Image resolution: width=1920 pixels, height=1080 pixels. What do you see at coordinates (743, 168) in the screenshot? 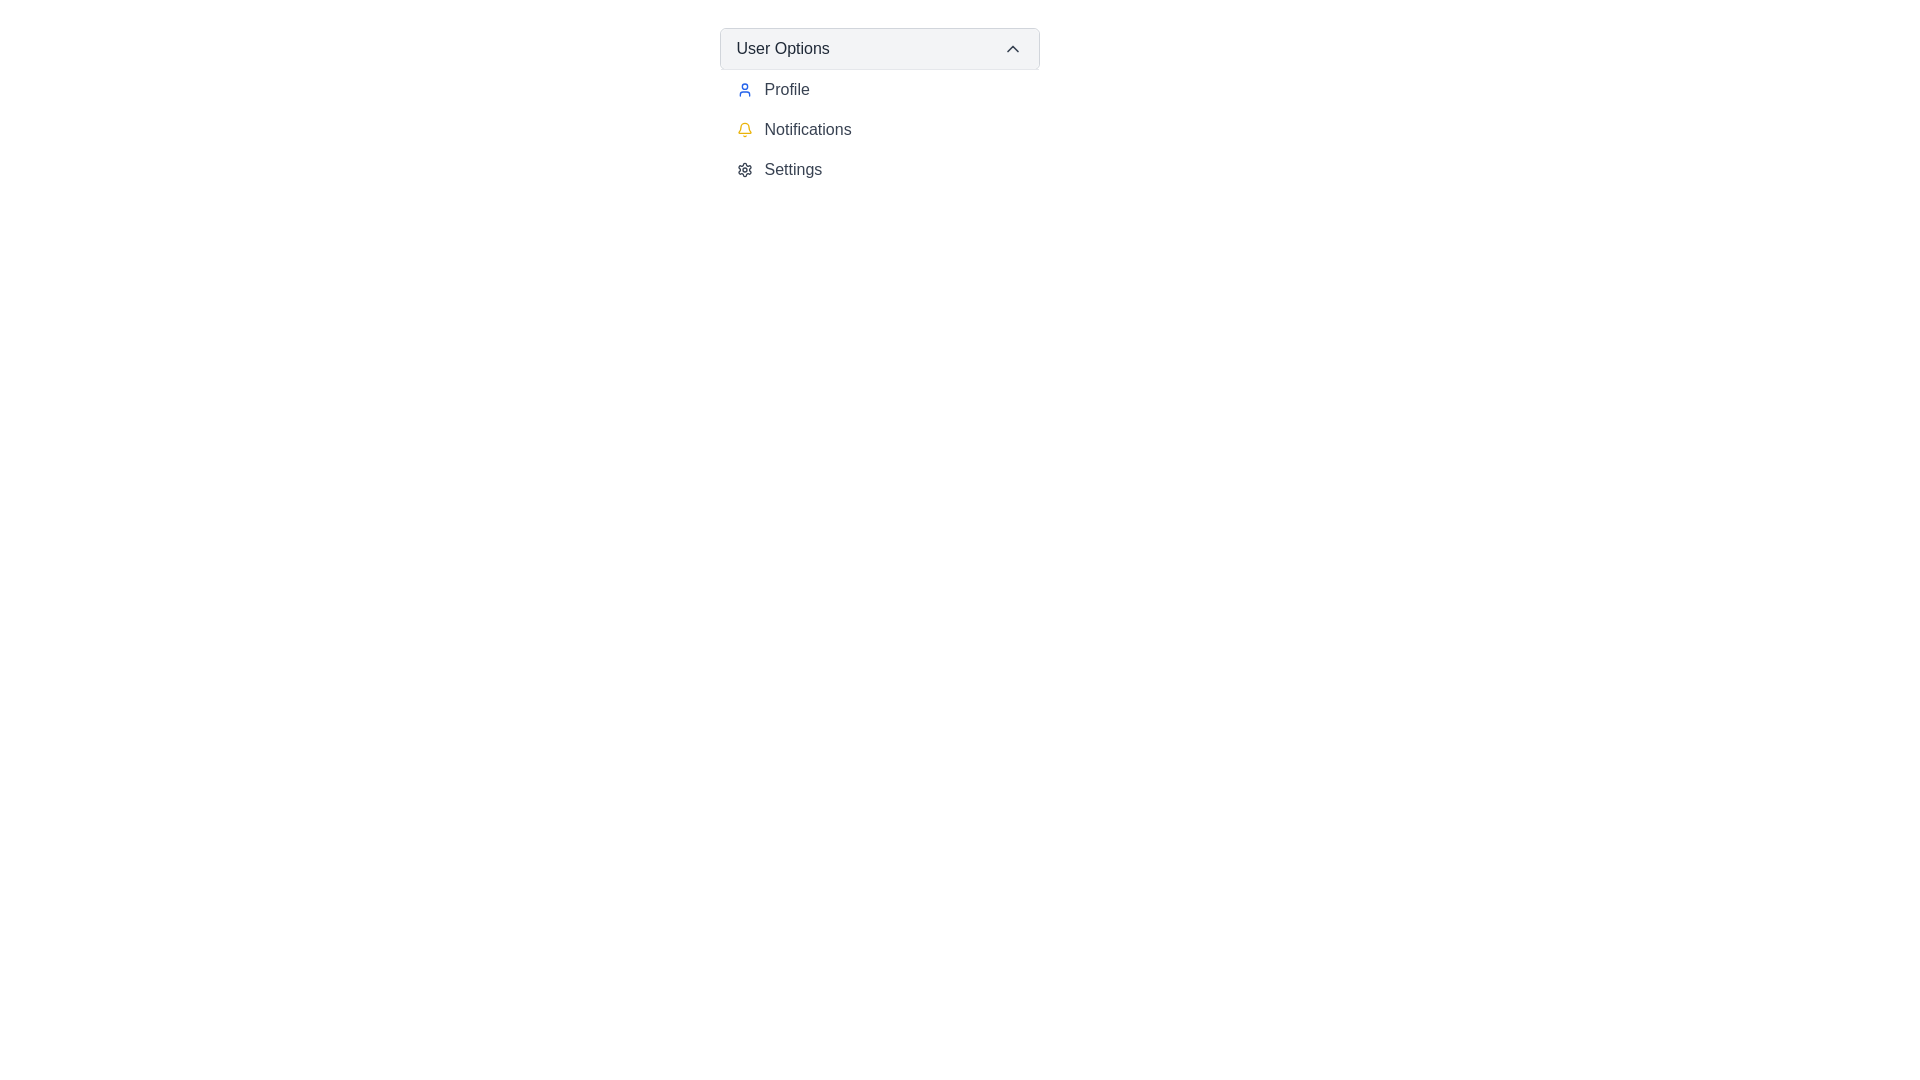
I see `the cogwheel icon at the right end of the 'Settings' label in the 'User Options' dropdown menu` at bounding box center [743, 168].